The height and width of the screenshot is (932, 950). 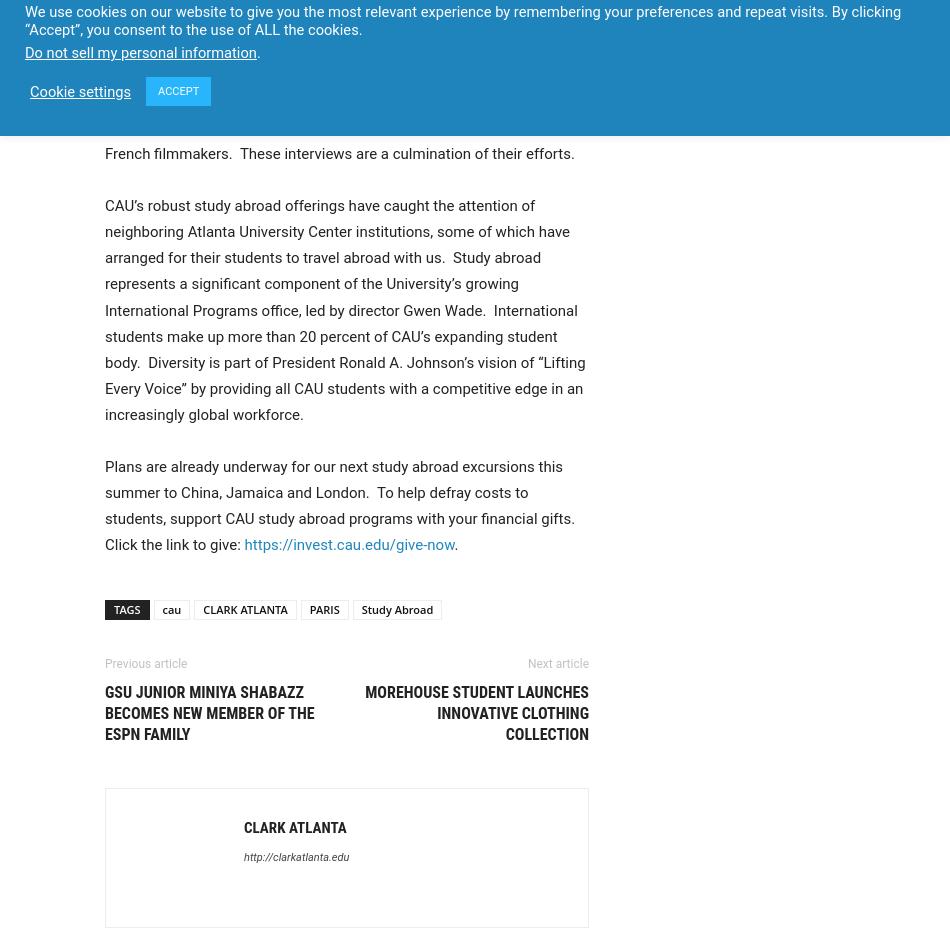 I want to click on 'cau', so click(x=171, y=608).